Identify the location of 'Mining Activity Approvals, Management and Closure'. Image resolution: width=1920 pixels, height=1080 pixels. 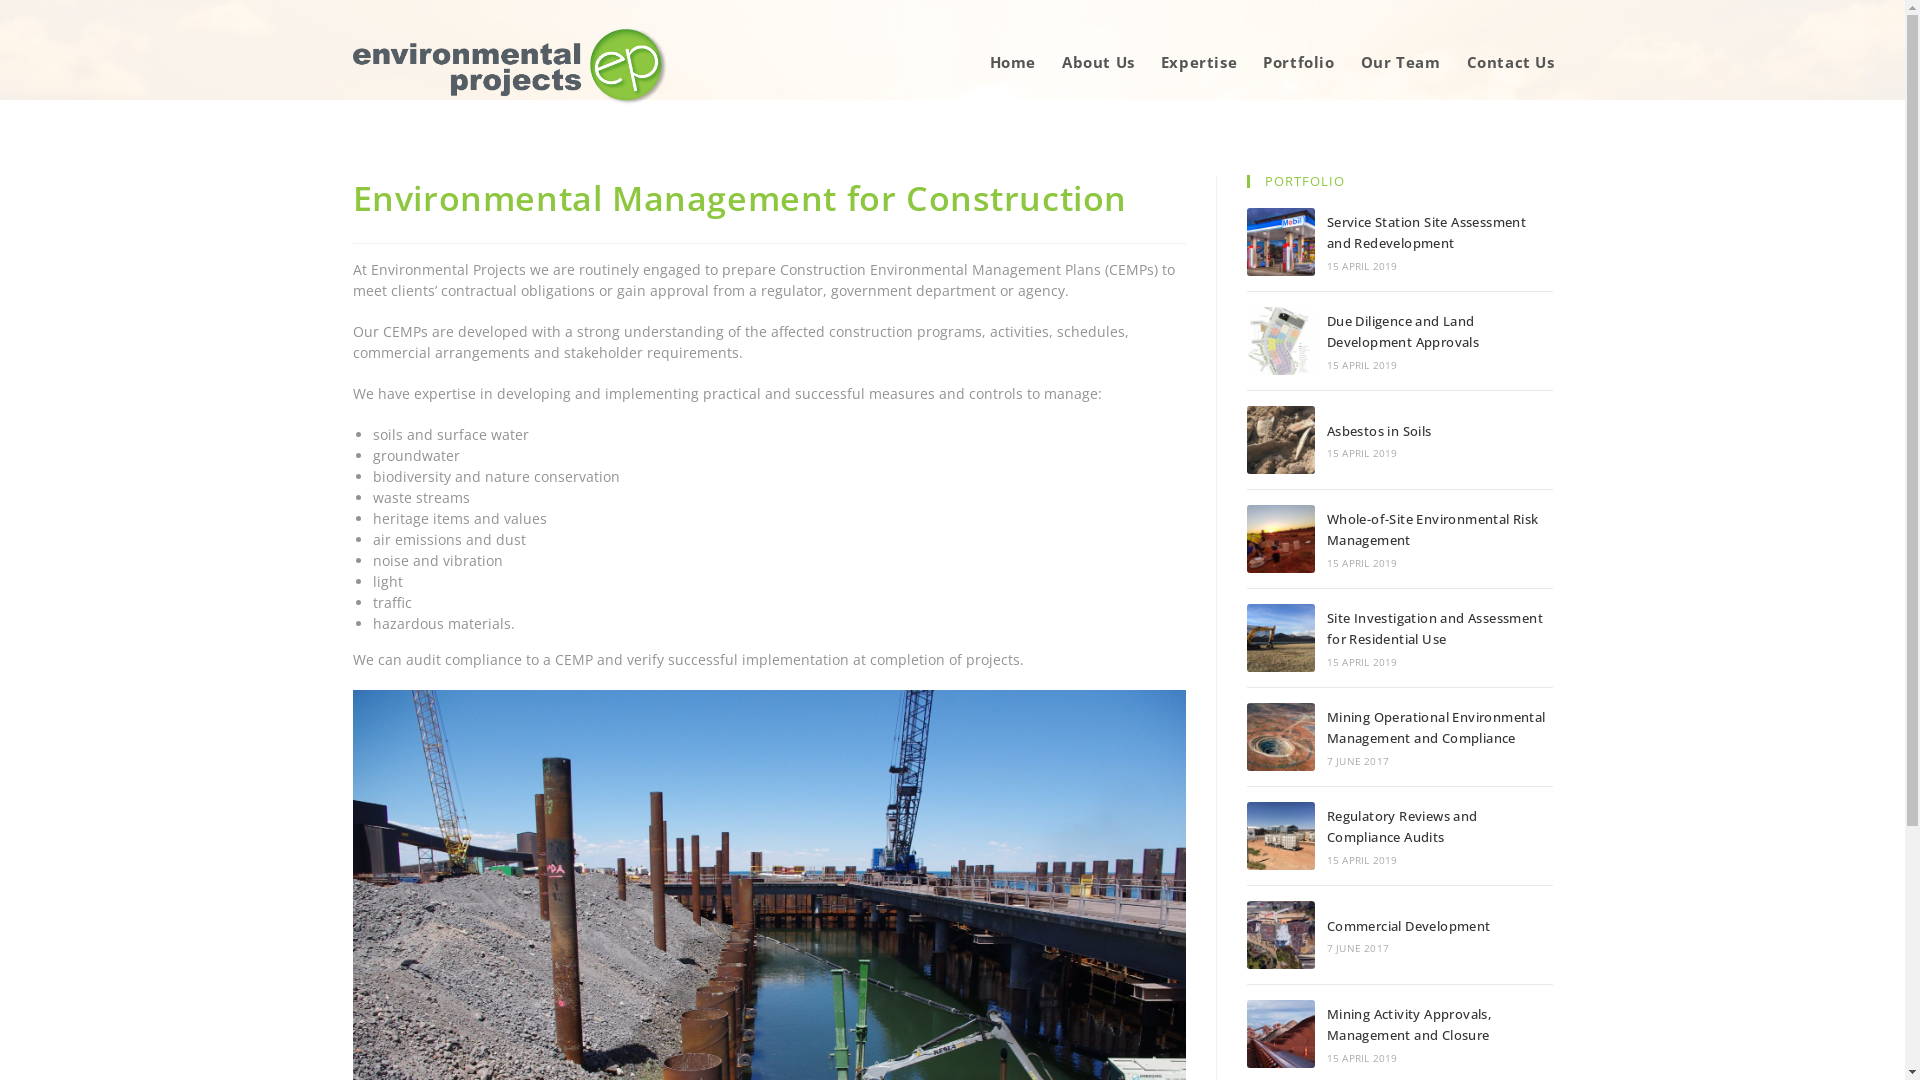
(1408, 1024).